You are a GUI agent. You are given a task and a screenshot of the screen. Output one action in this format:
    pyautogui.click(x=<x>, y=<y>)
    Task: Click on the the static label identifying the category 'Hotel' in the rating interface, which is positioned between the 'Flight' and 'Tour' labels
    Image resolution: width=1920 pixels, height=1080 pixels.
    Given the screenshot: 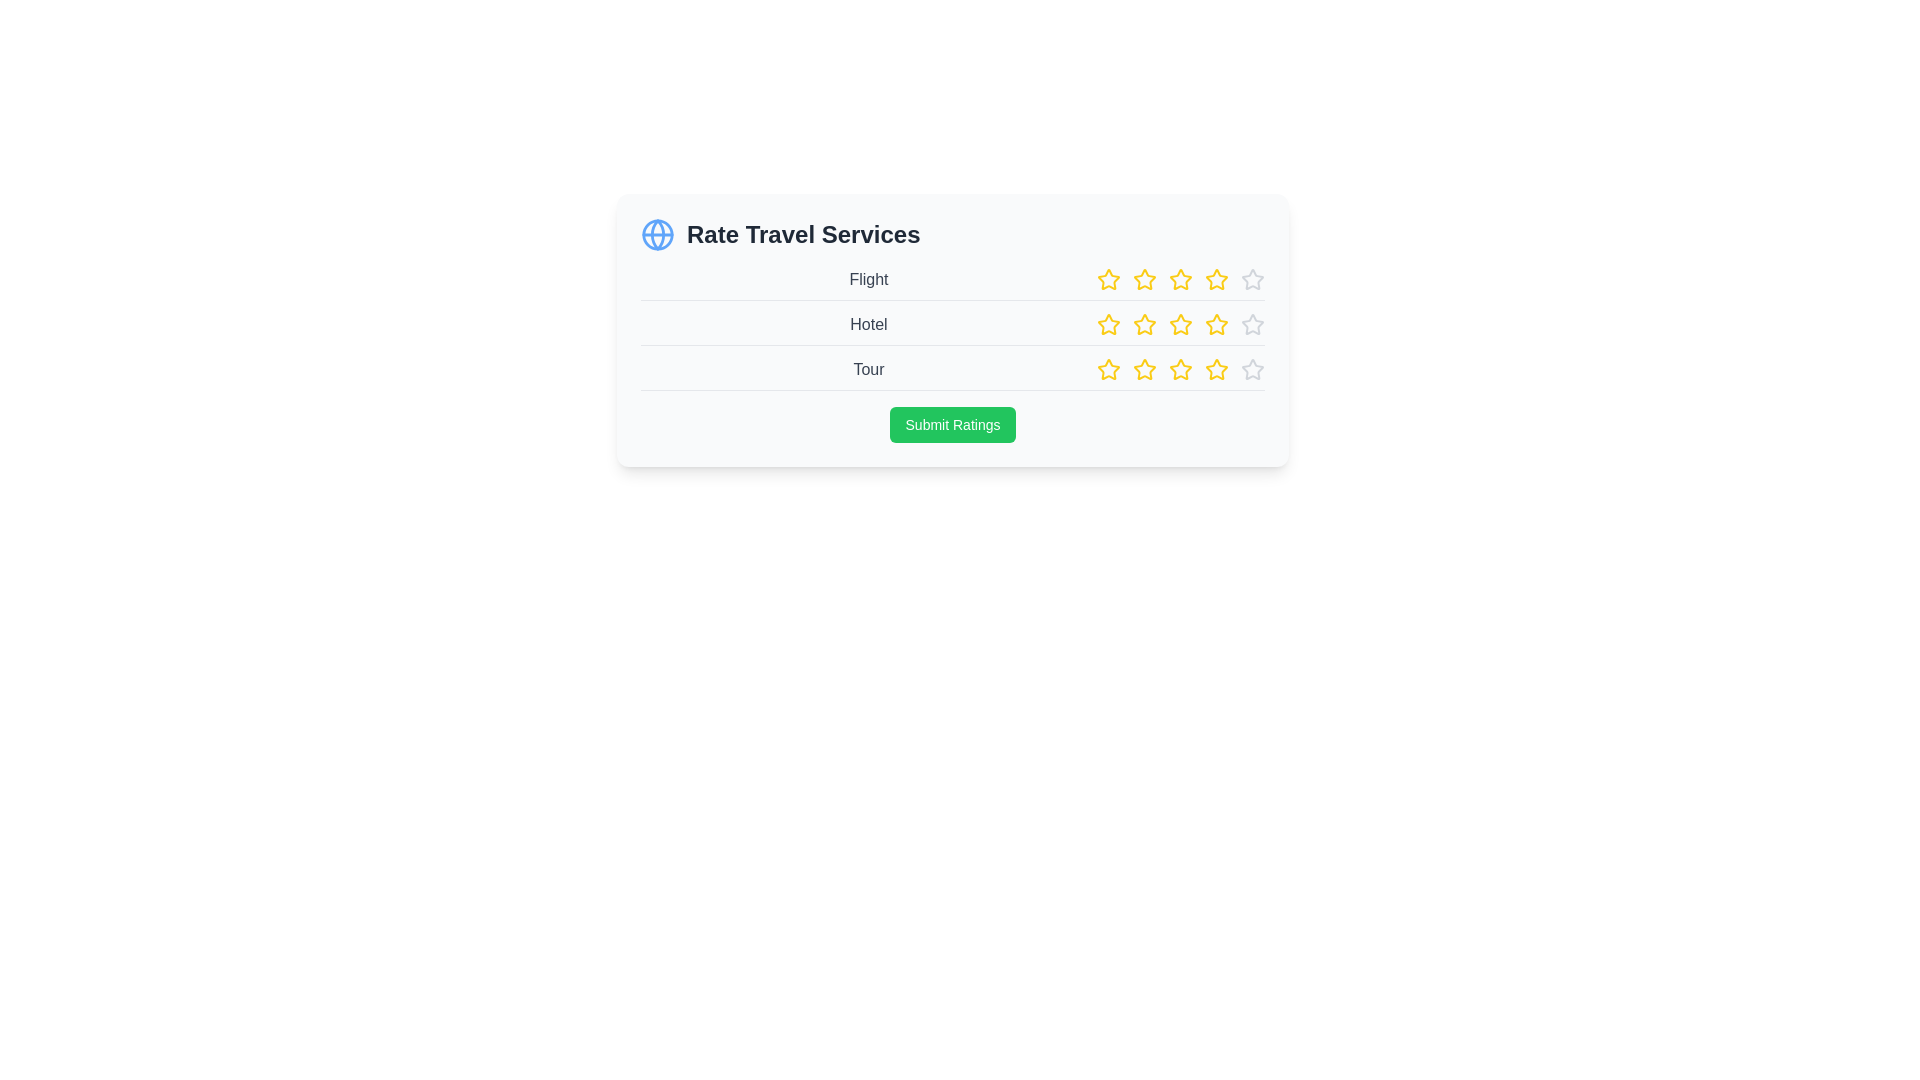 What is the action you would take?
    pyautogui.click(x=868, y=323)
    